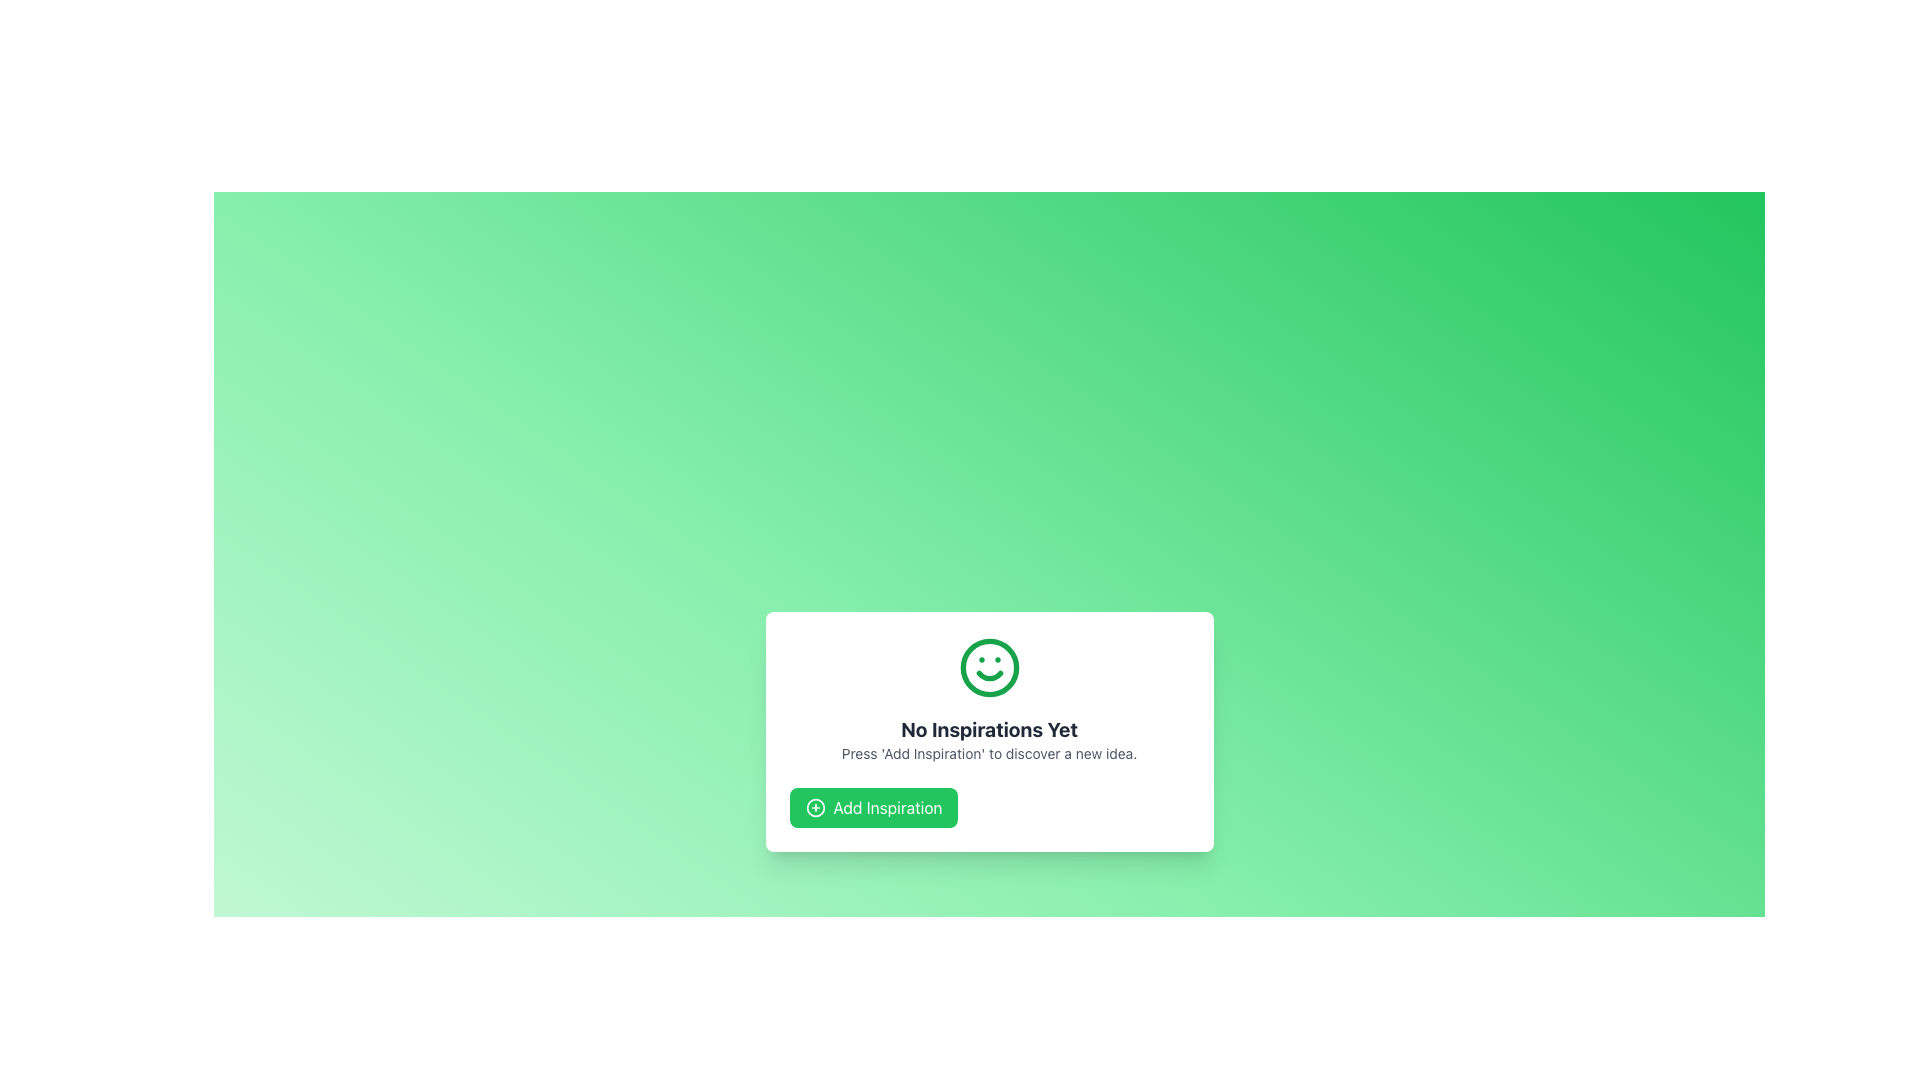 This screenshot has height=1080, width=1920. I want to click on the informational header text indicating the lack of inspirations, located directly below the green smiling face icon, so click(989, 729).